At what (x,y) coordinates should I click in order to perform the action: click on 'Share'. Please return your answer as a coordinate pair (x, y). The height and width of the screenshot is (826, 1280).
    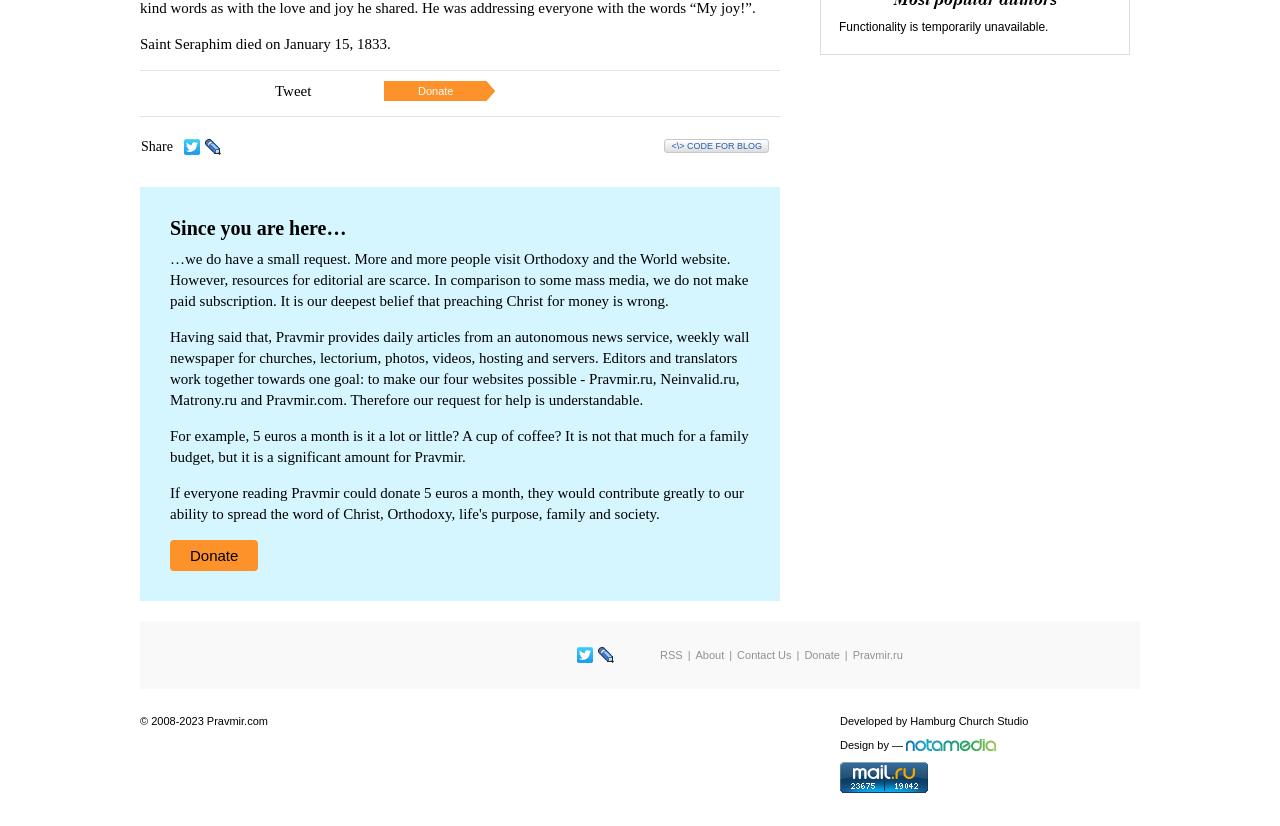
    Looking at the image, I should click on (155, 146).